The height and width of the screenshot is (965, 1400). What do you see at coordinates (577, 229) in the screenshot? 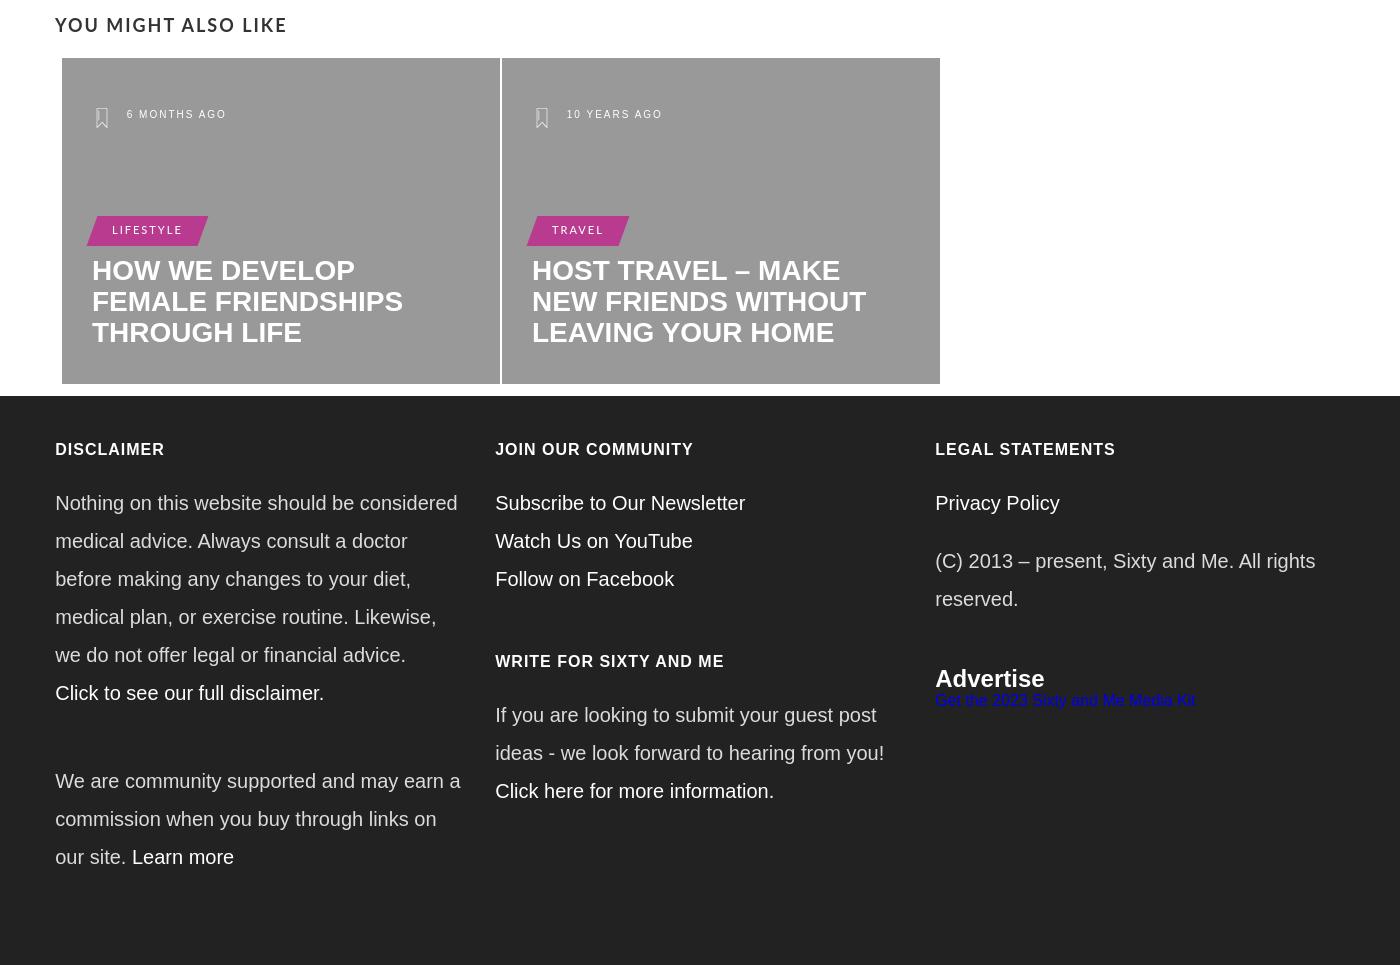
I see `'Travel'` at bounding box center [577, 229].